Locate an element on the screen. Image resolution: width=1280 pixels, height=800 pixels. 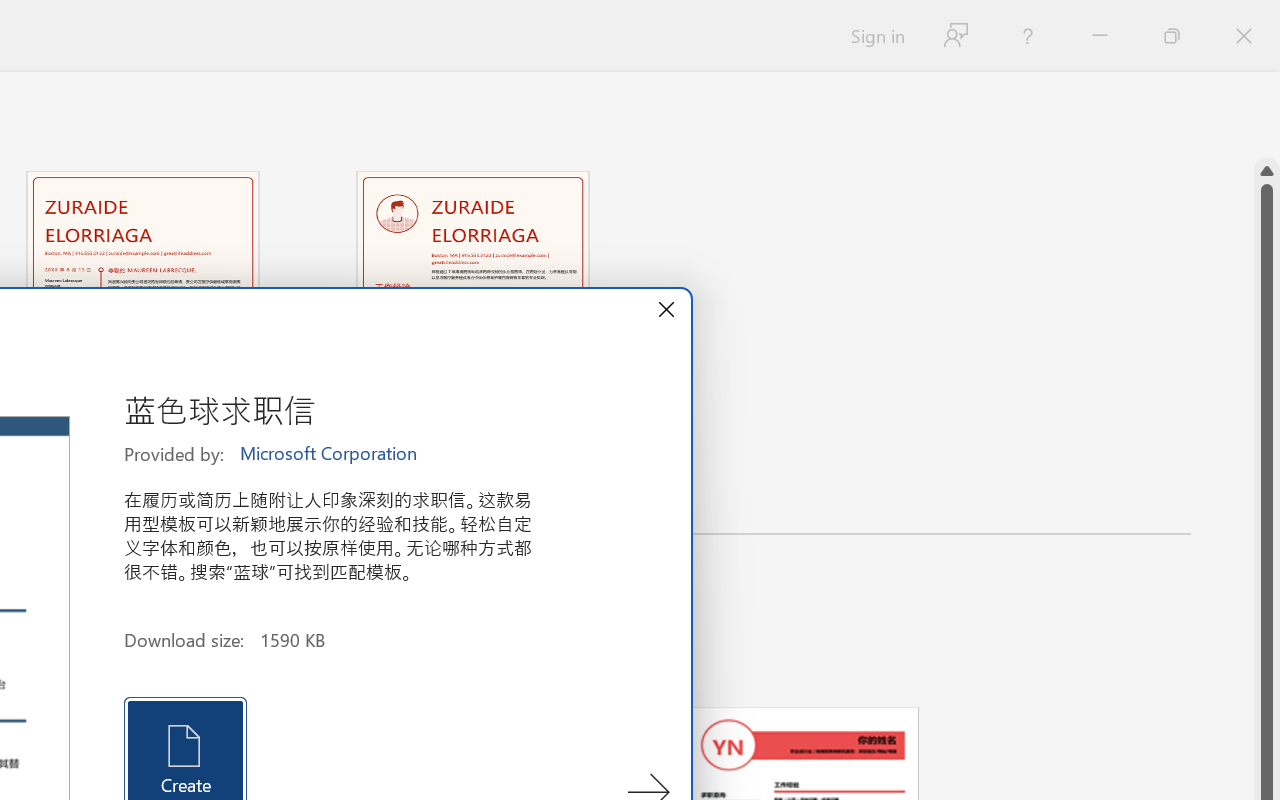
'Microsoft Corporation' is located at coordinates (330, 453).